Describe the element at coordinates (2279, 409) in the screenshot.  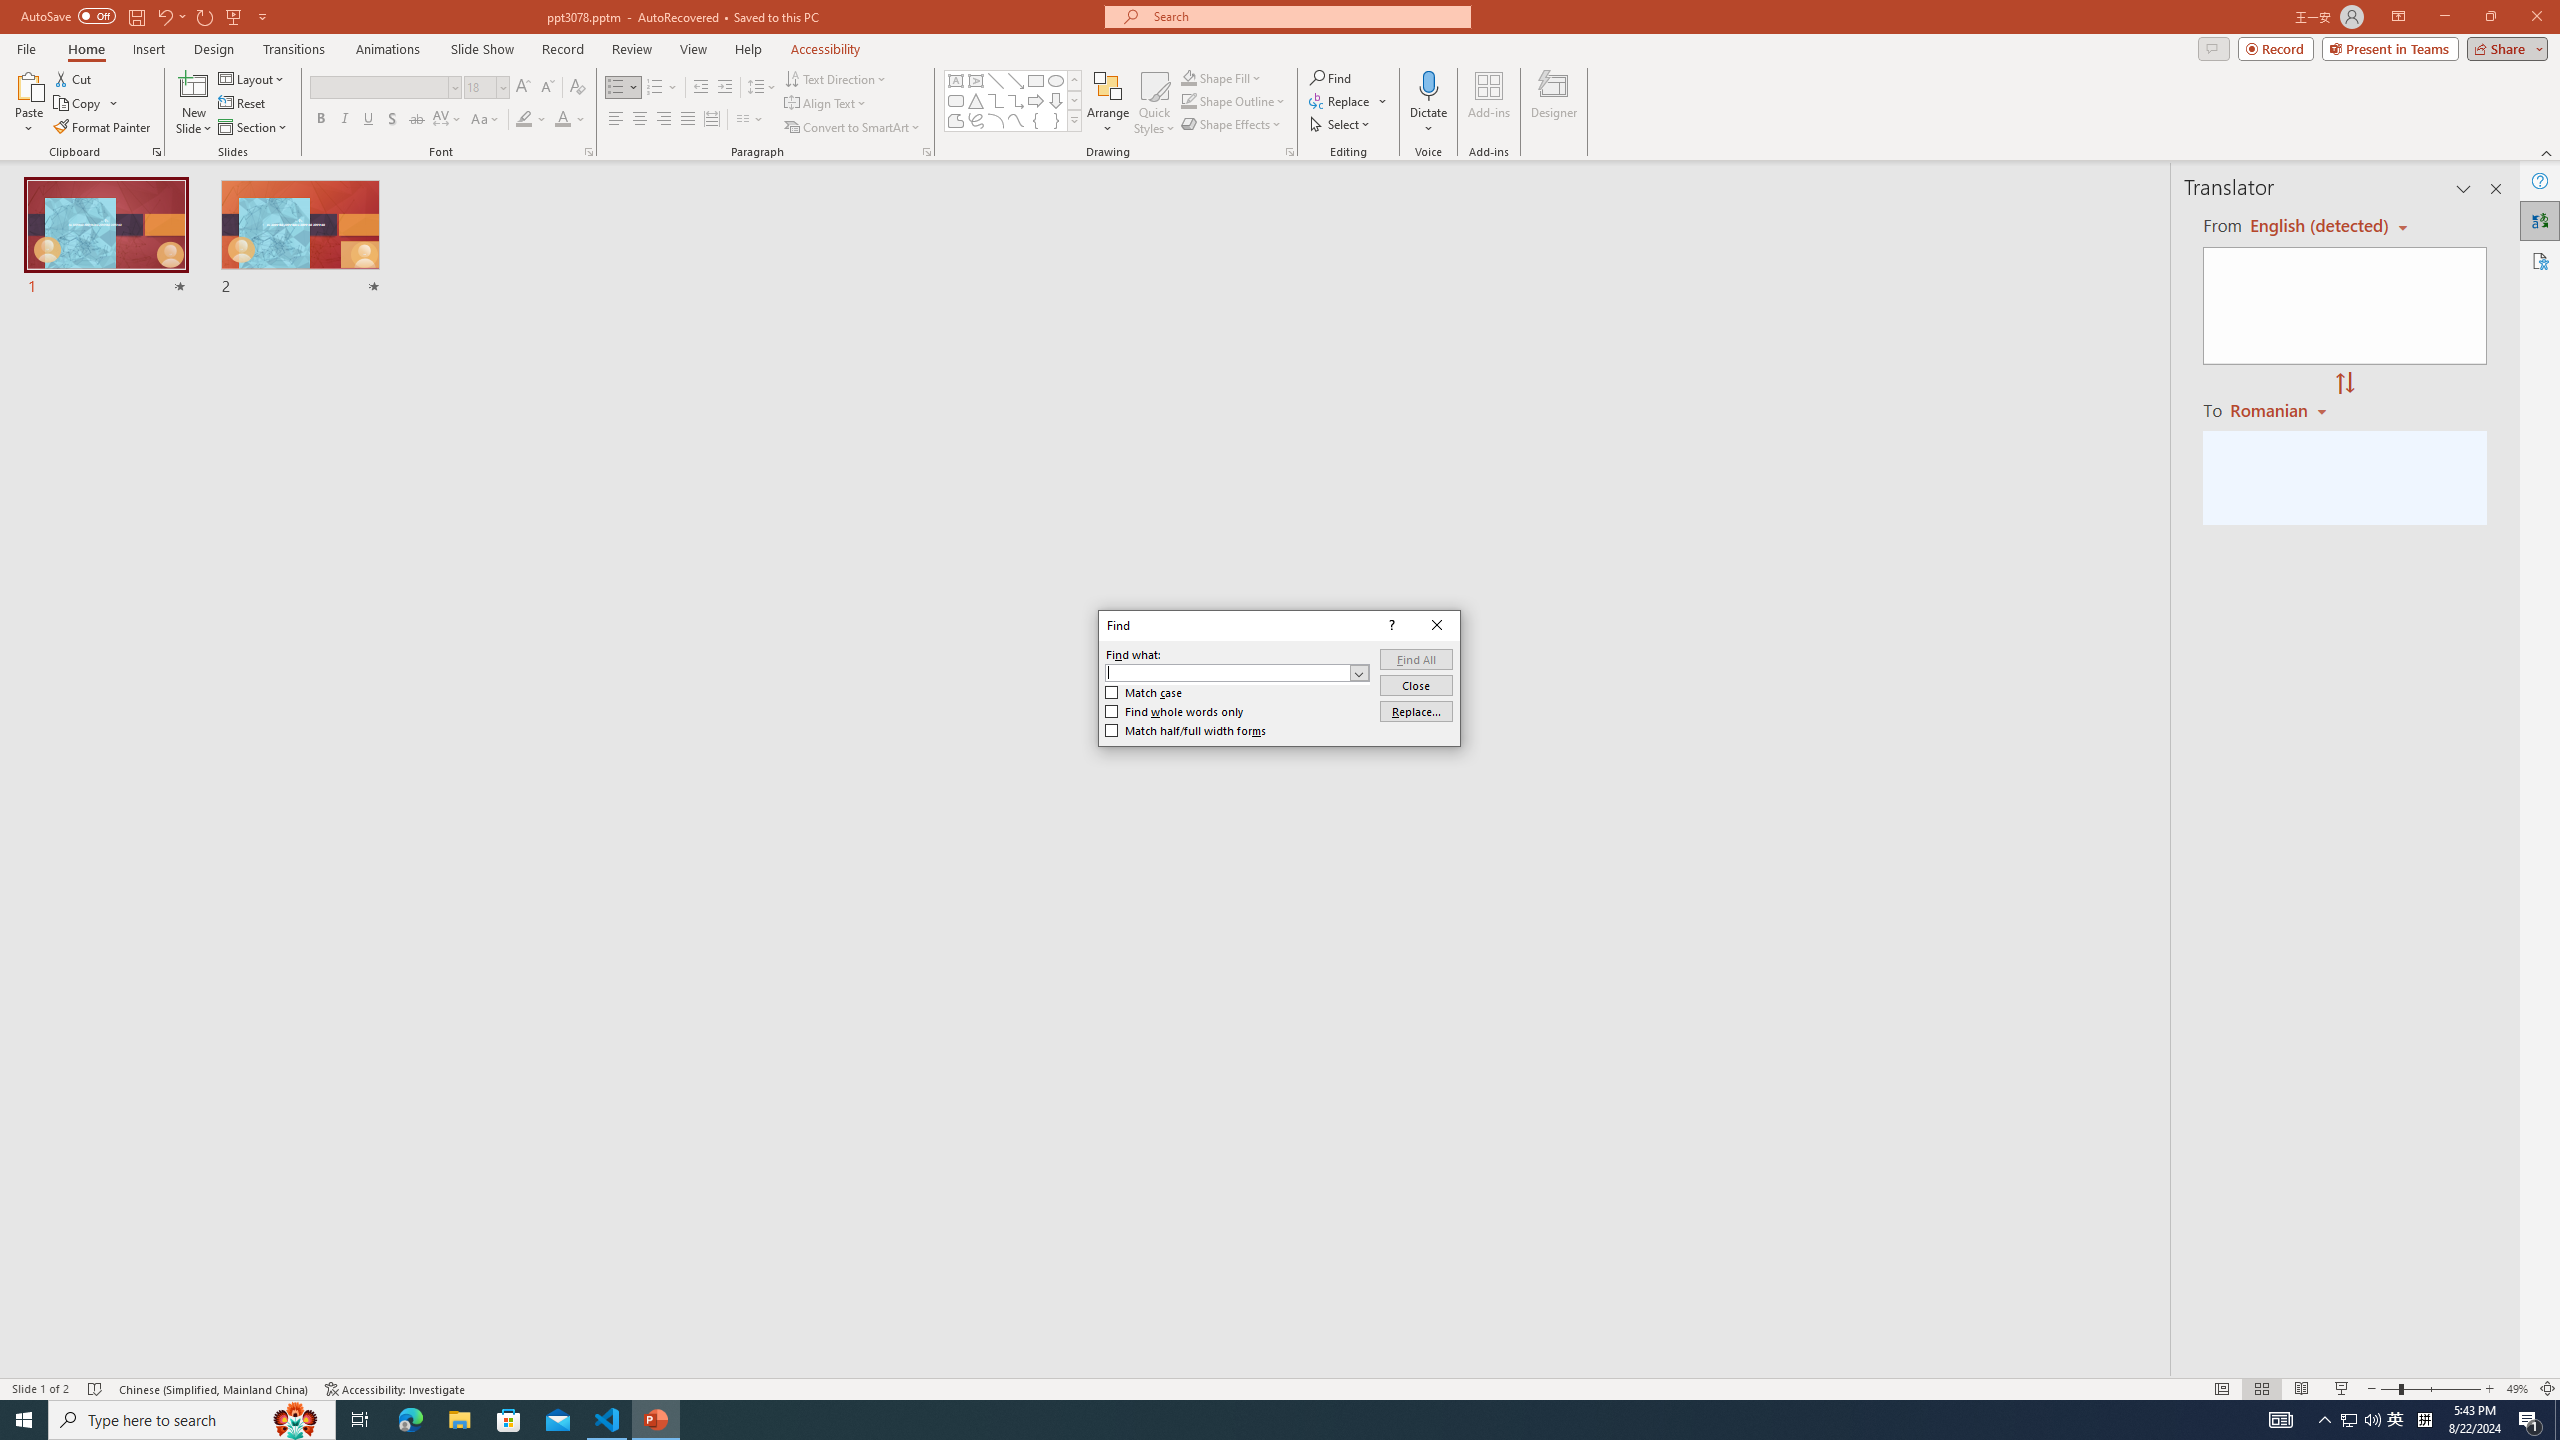
I see `'Romanian'` at that location.